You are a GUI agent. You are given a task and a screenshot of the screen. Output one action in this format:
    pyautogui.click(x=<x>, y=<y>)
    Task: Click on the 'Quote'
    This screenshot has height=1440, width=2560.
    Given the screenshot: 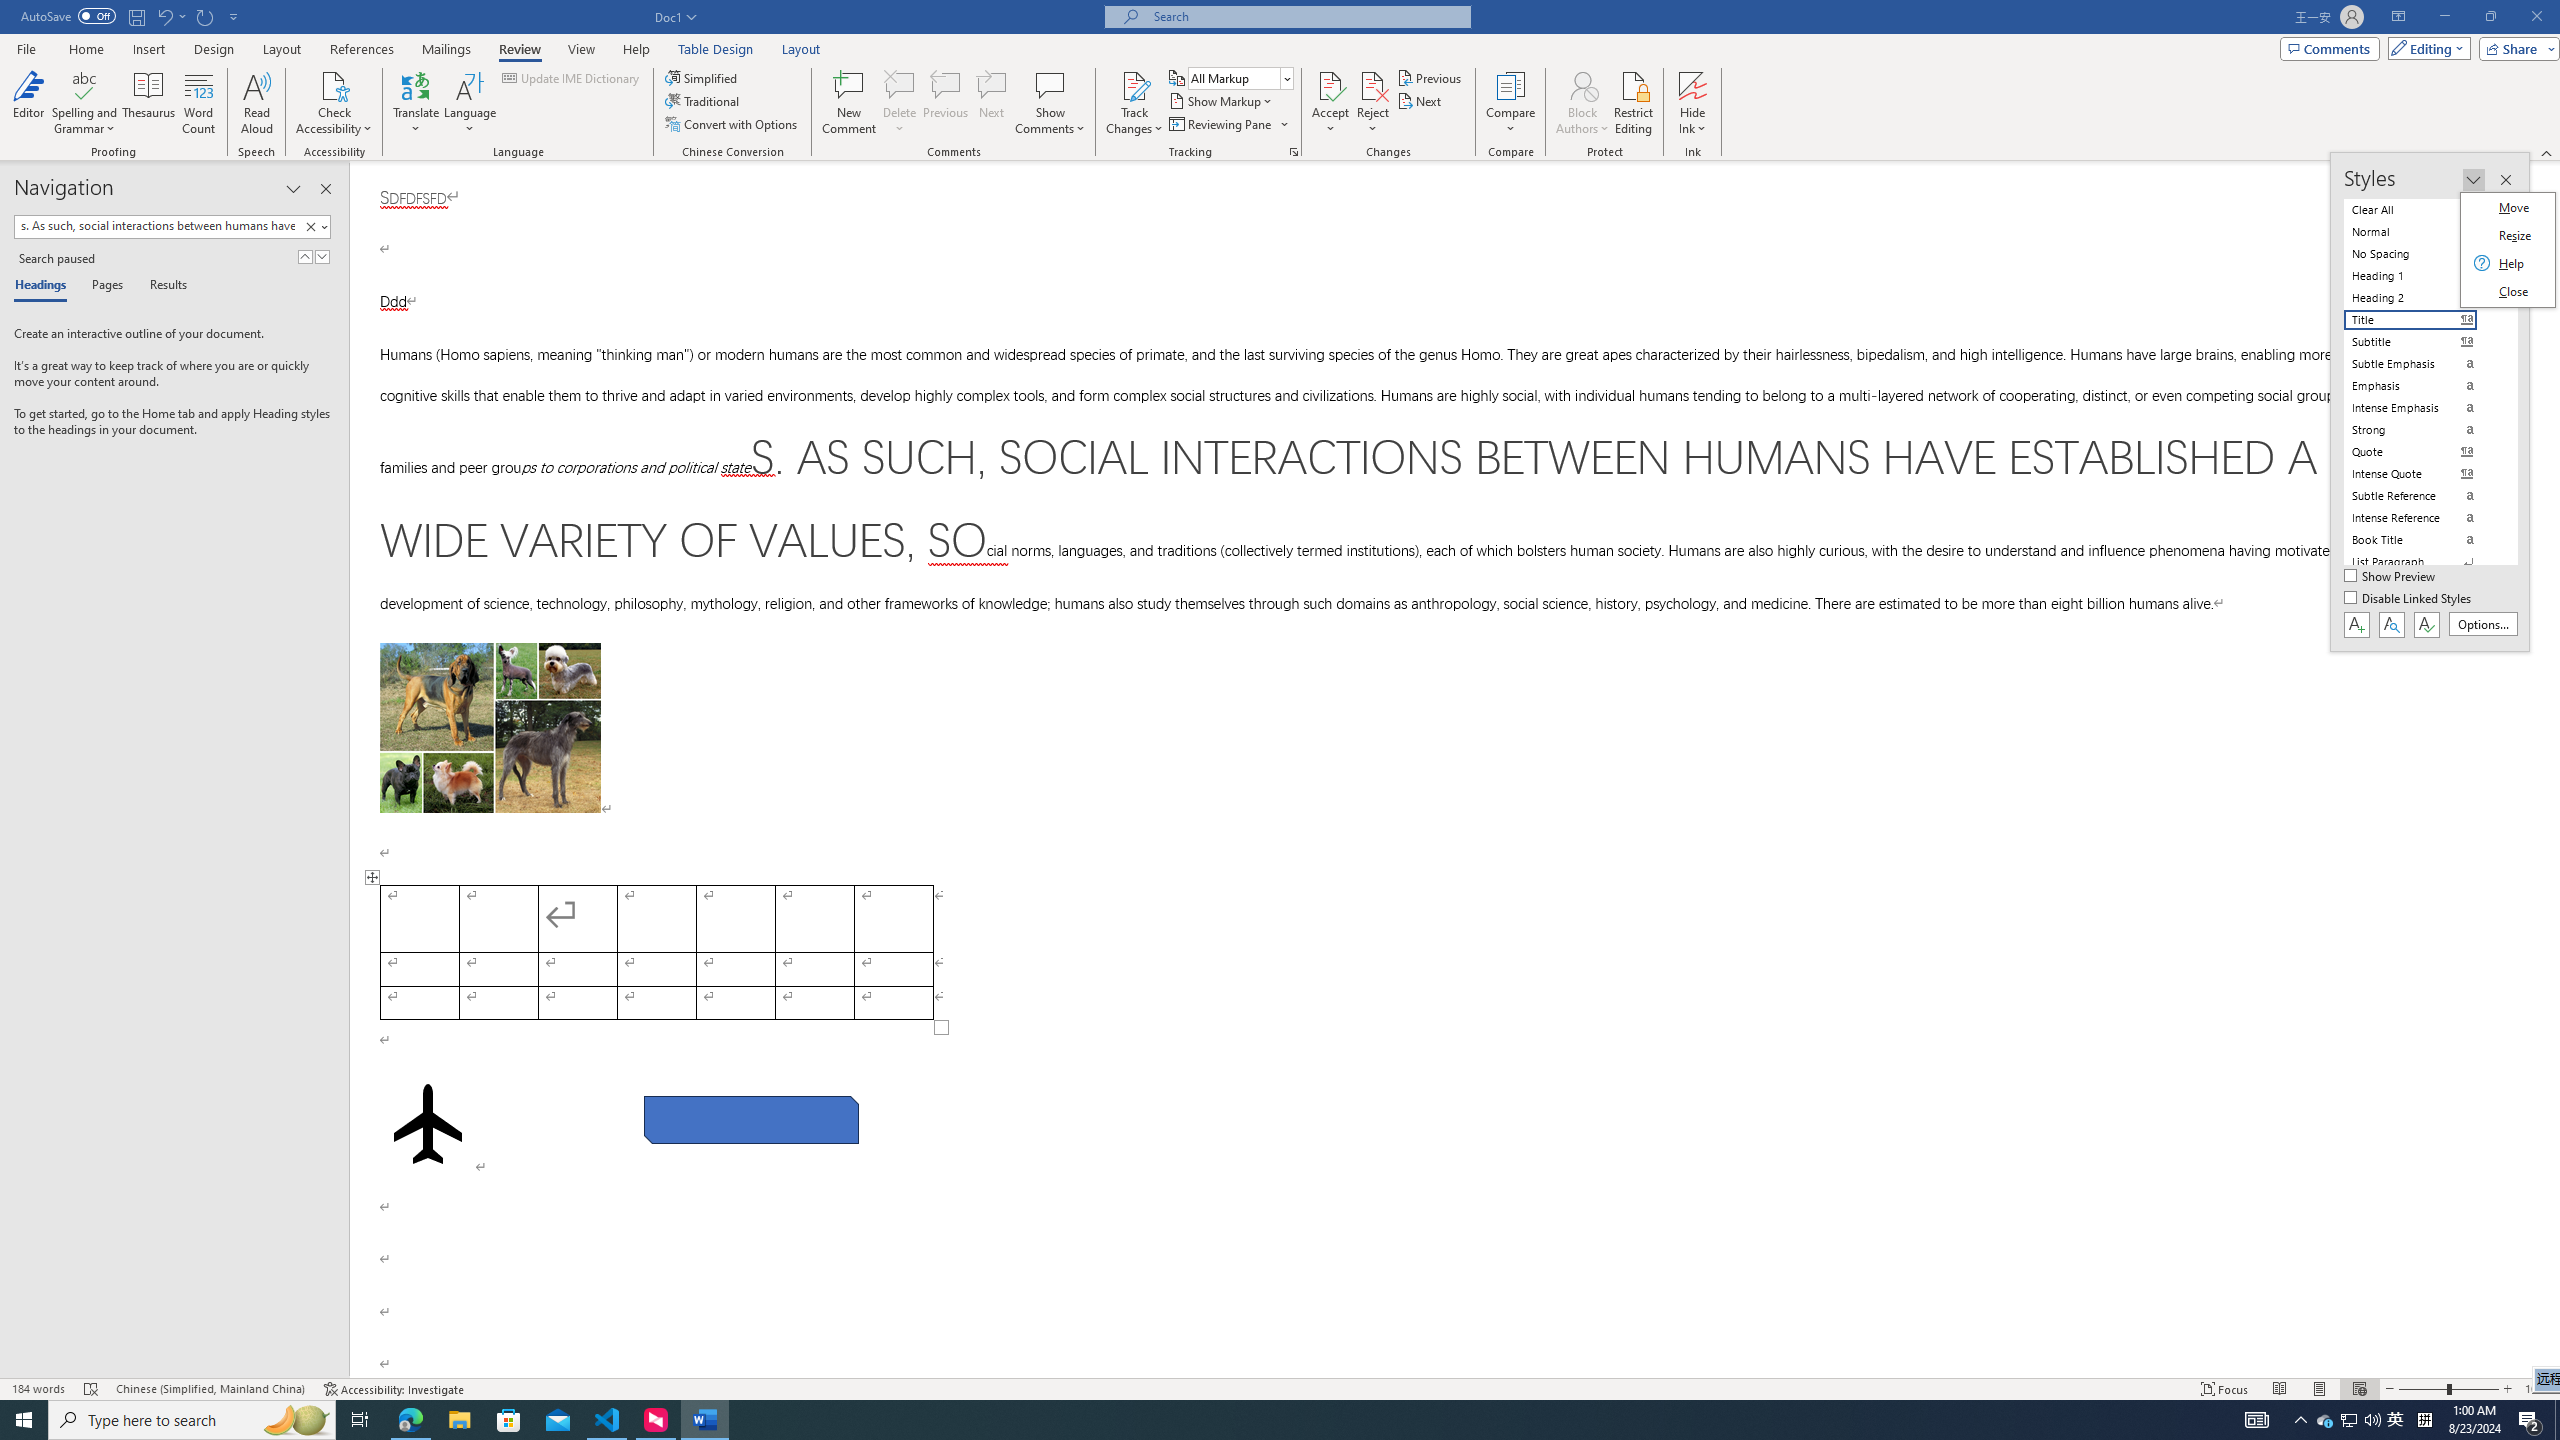 What is the action you would take?
    pyautogui.click(x=2422, y=451)
    